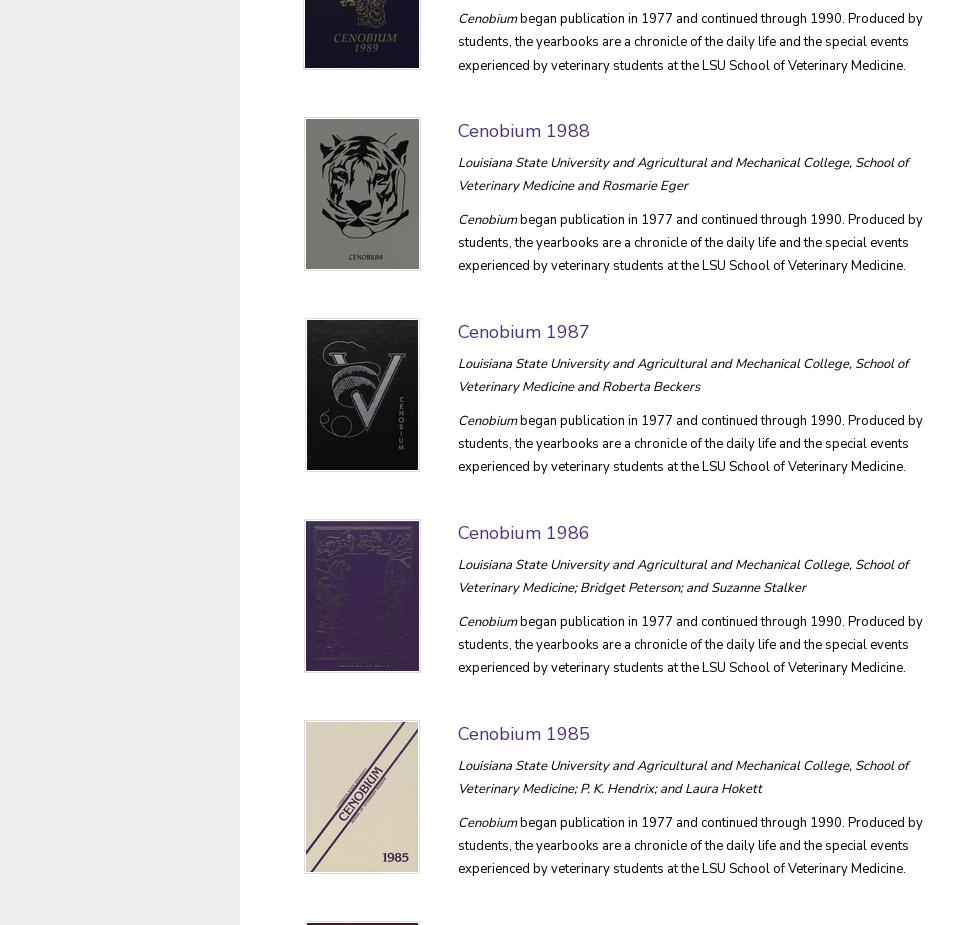 This screenshot has height=925, width=980. I want to click on 'Cenobium 1985', so click(524, 732).